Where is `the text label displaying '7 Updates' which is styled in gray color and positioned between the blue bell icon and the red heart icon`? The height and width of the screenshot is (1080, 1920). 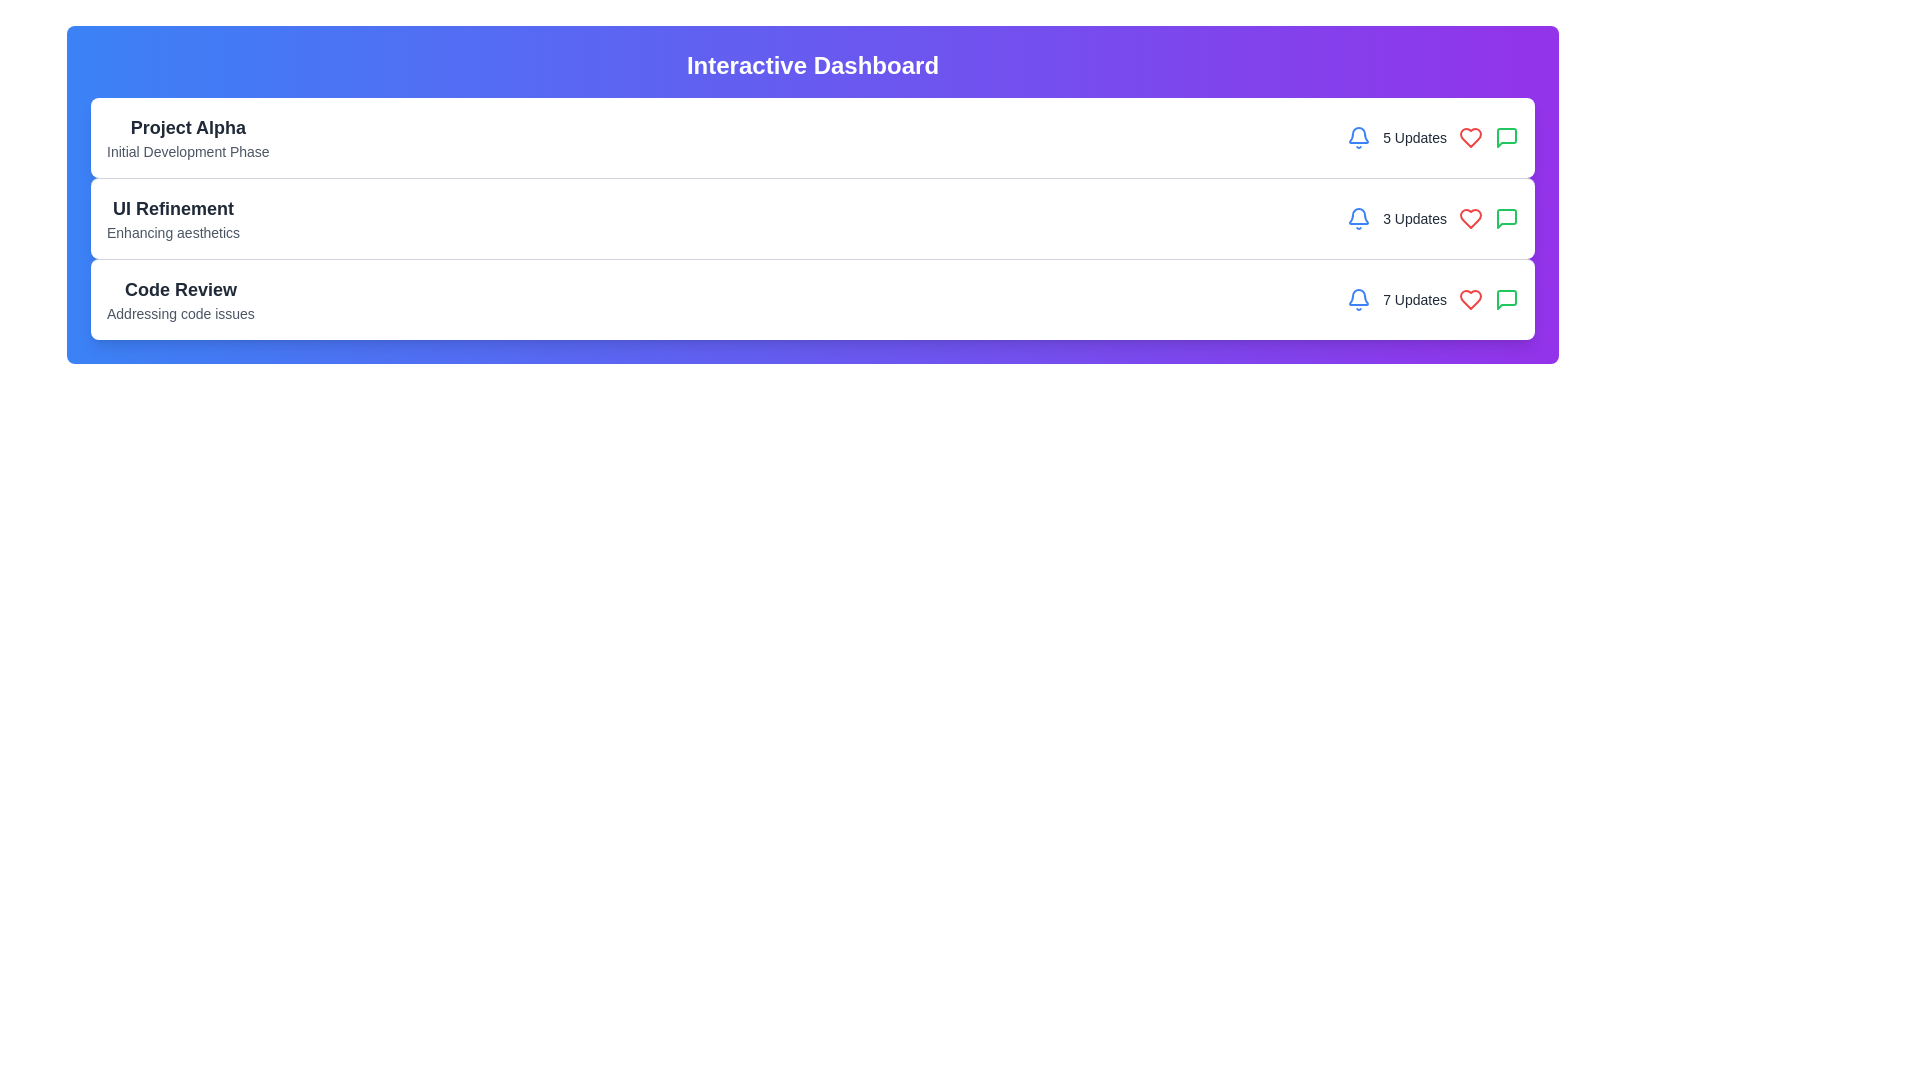 the text label displaying '7 Updates' which is styled in gray color and positioned between the blue bell icon and the red heart icon is located at coordinates (1414, 300).